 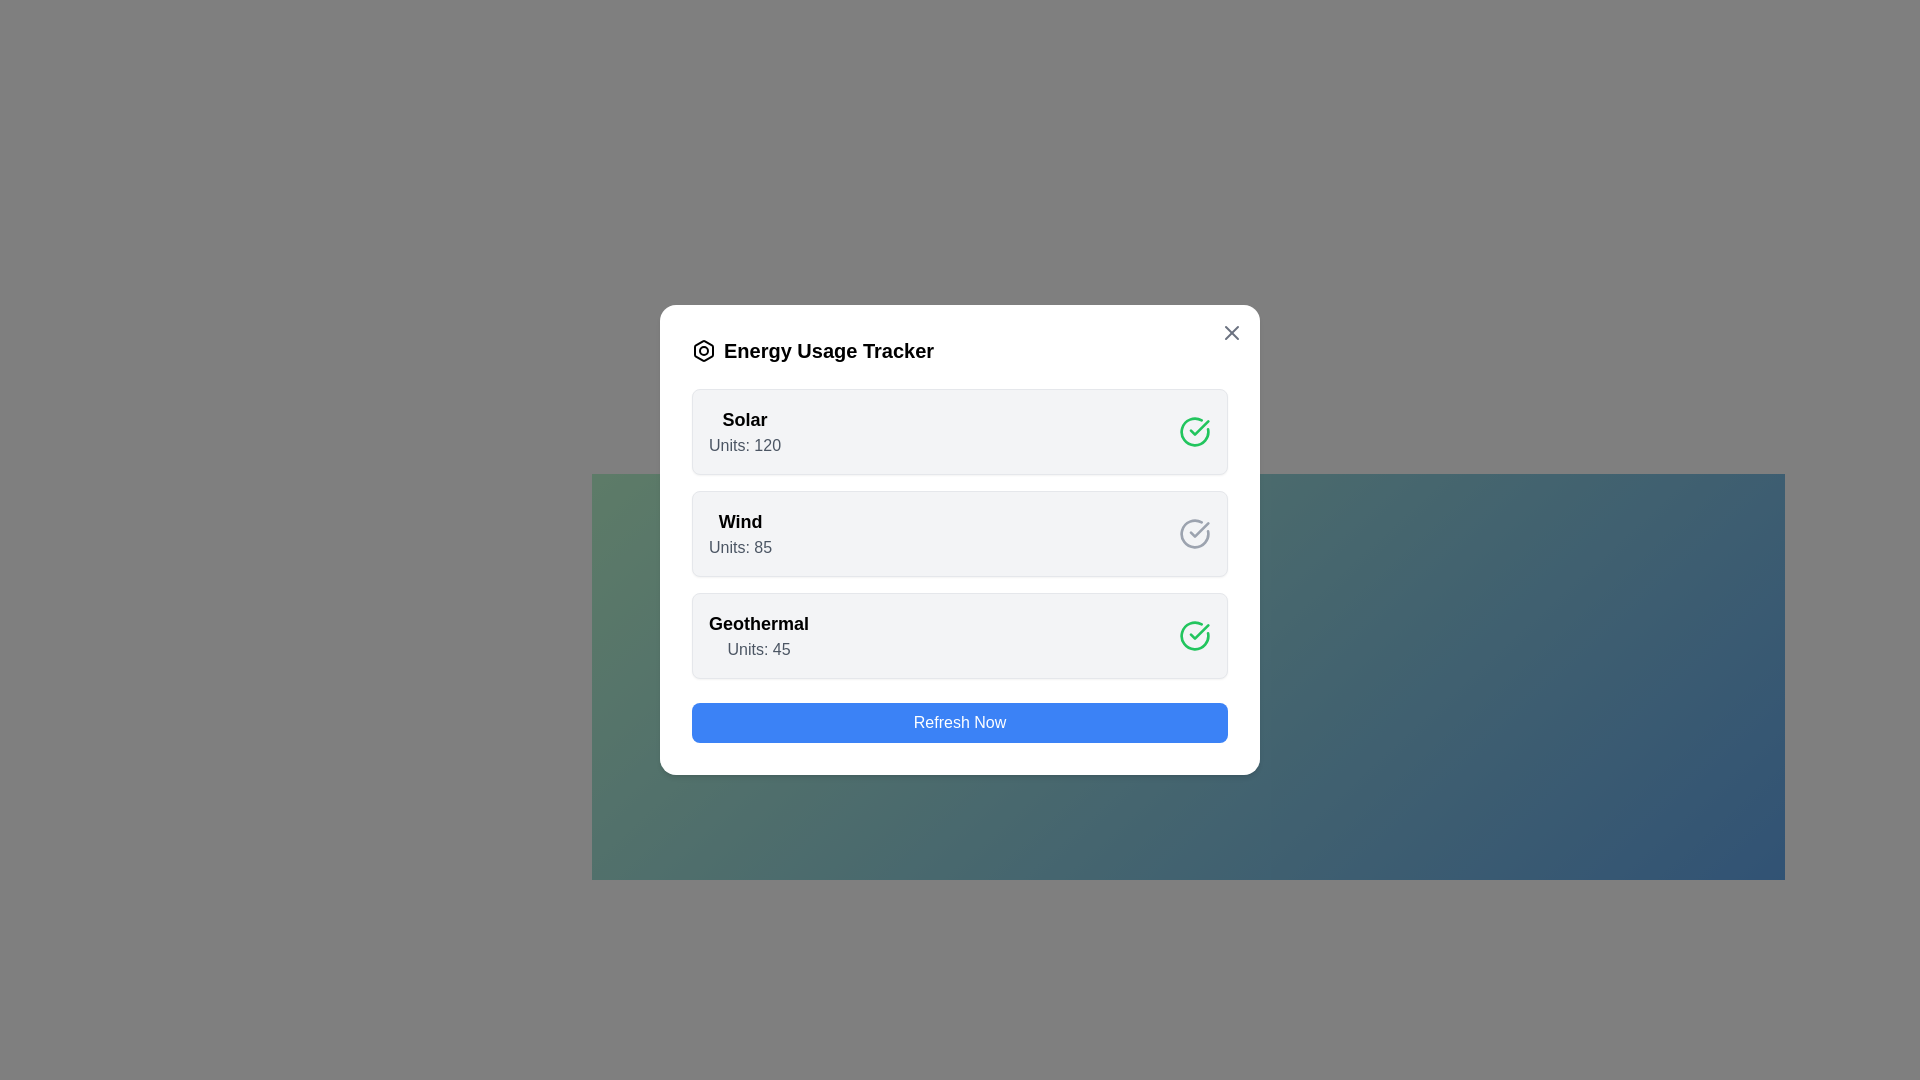 I want to click on the refresh button located at the bottom of the card to refresh the displayed data, so click(x=960, y=722).